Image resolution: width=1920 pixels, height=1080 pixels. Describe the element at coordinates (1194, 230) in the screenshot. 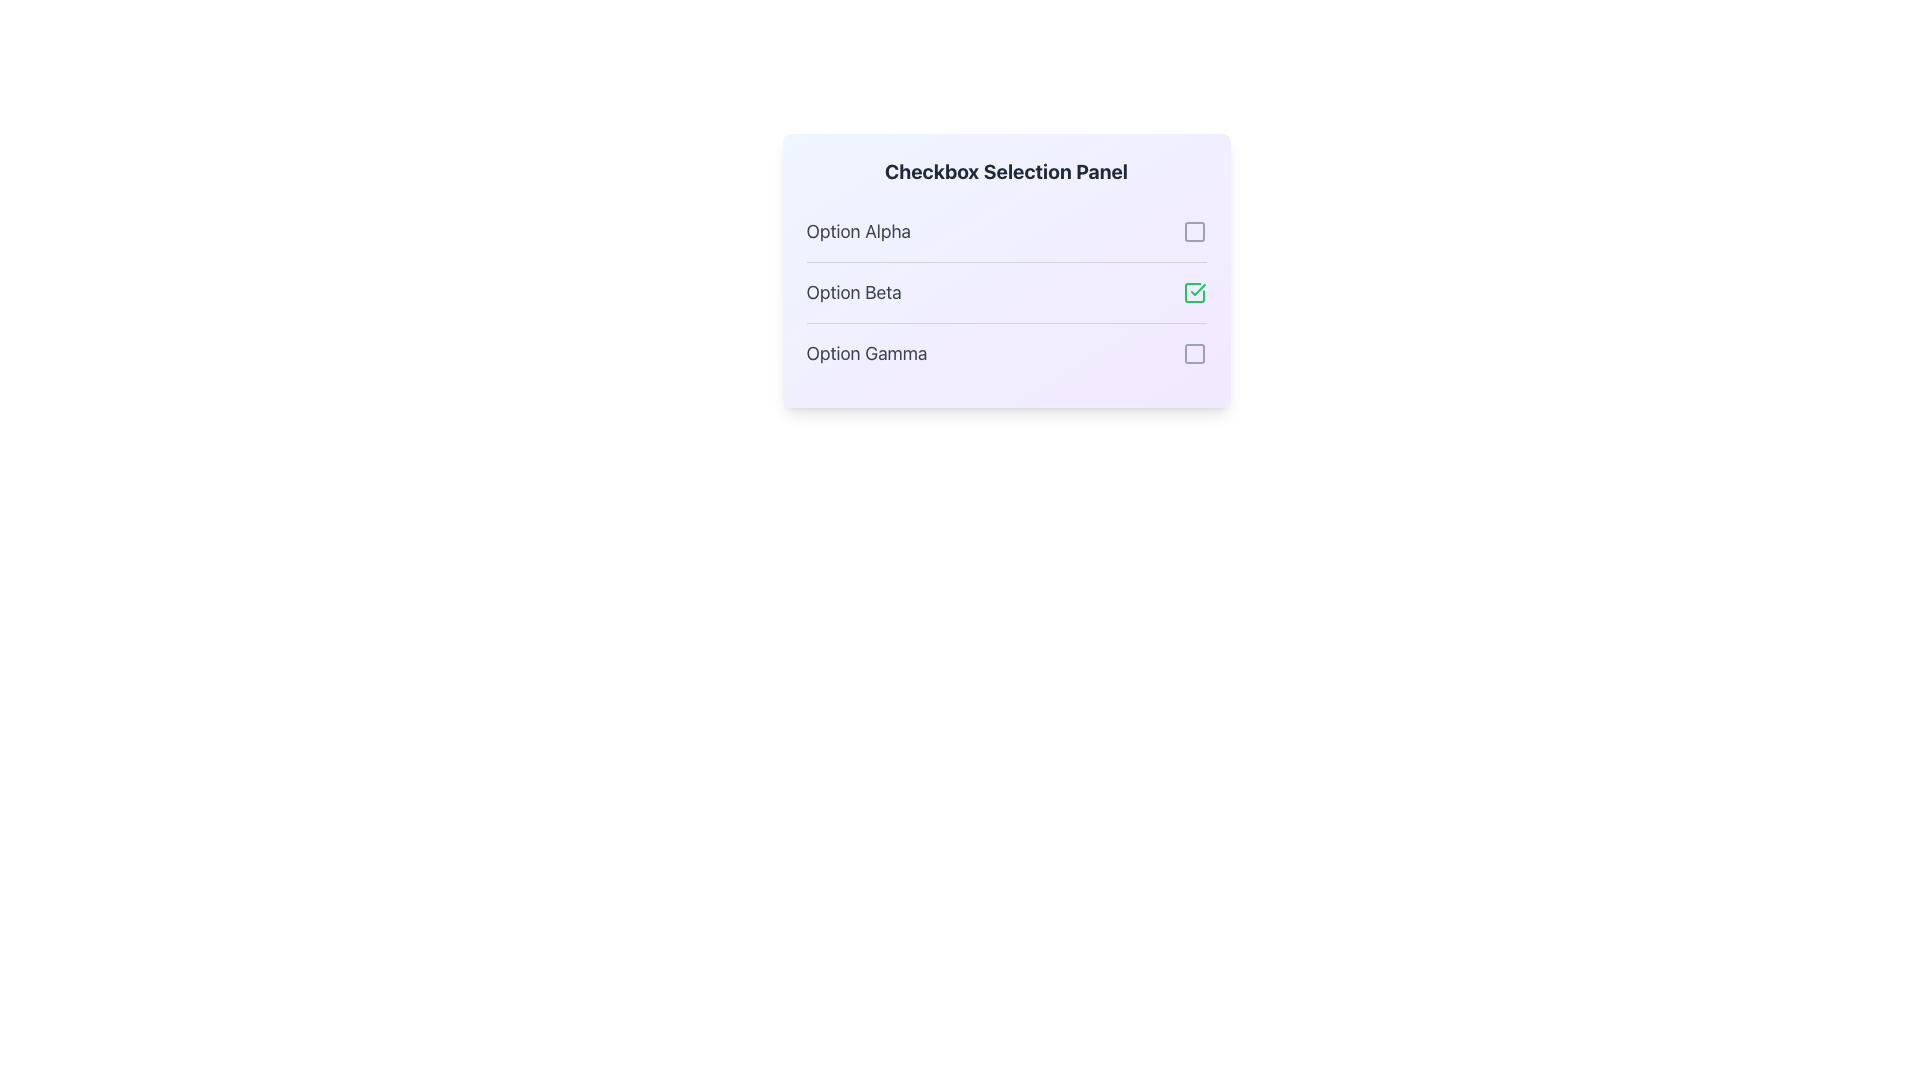

I see `the checkbox that toggles the selection state for 'Option Alpha' in the Checkbox Selection Panel` at that location.